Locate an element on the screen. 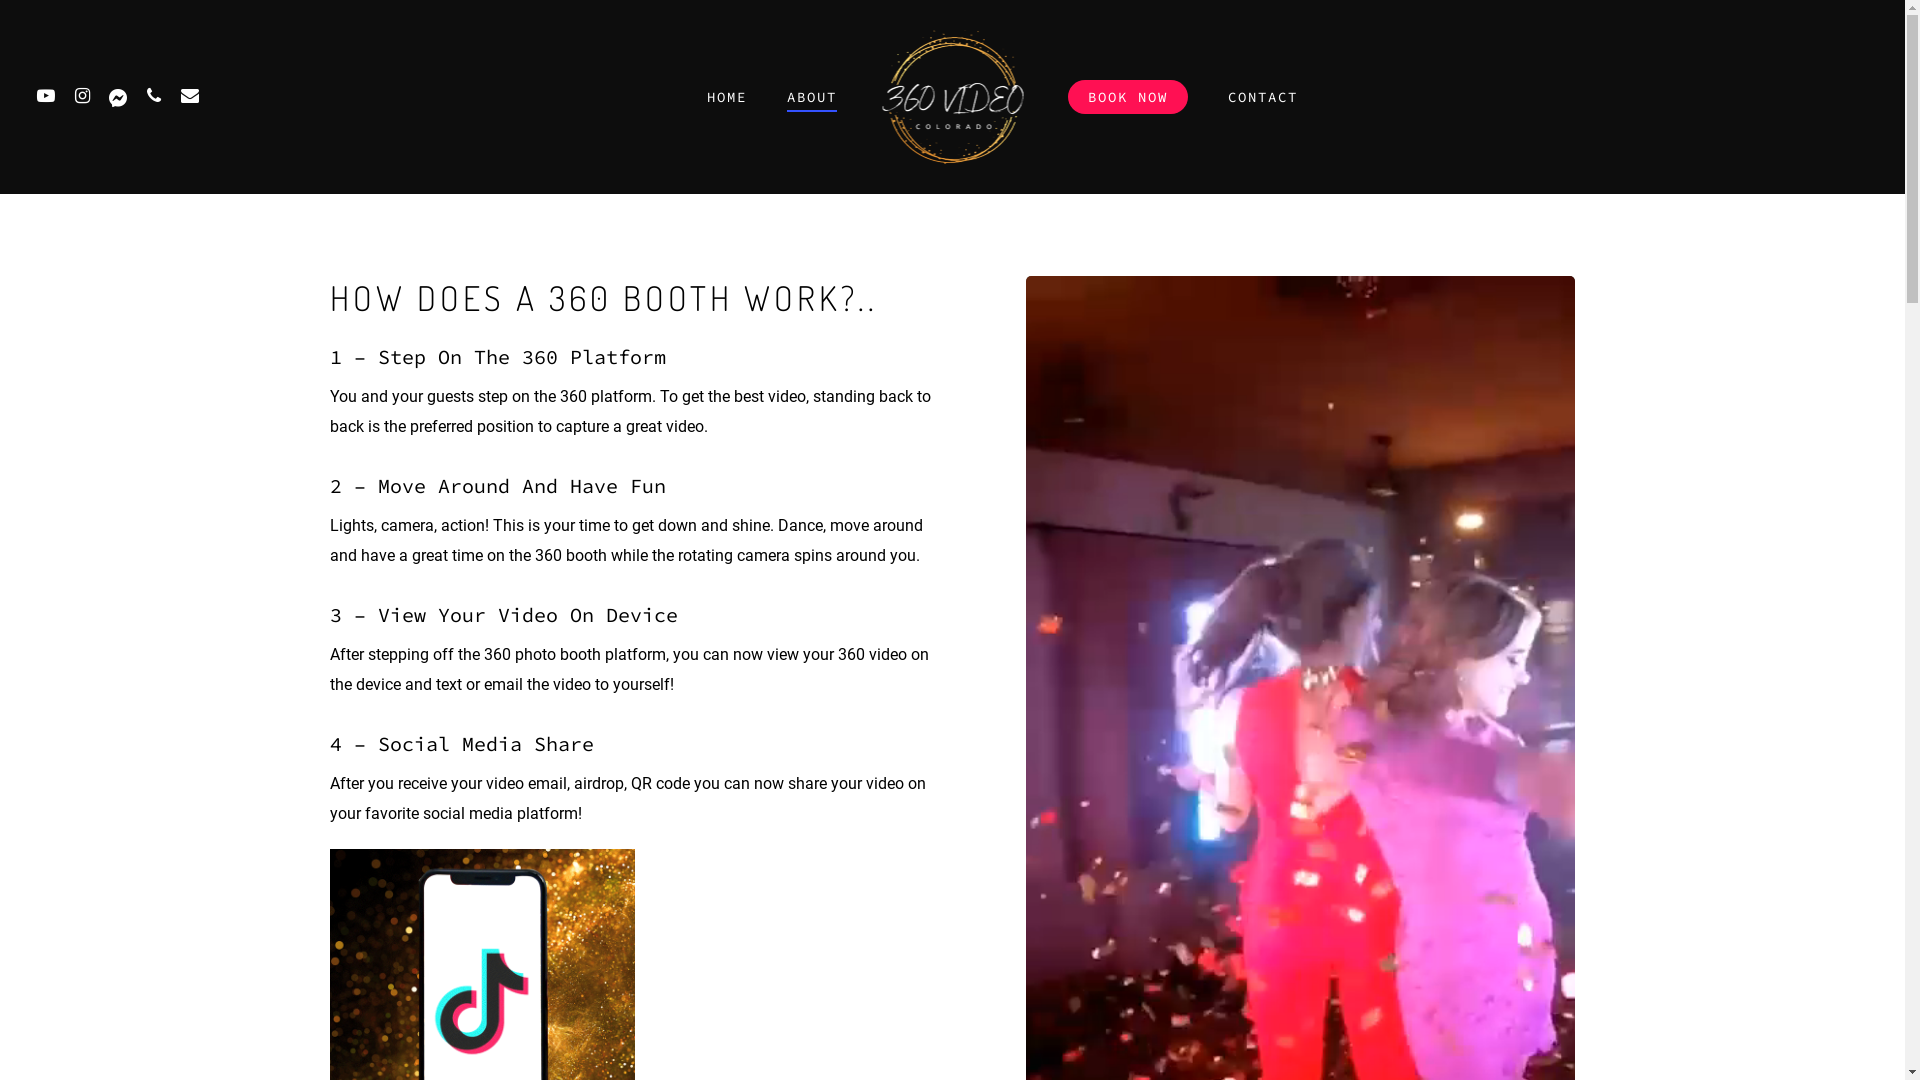 The height and width of the screenshot is (1080, 1920). 'MESSENGER' is located at coordinates (117, 96).